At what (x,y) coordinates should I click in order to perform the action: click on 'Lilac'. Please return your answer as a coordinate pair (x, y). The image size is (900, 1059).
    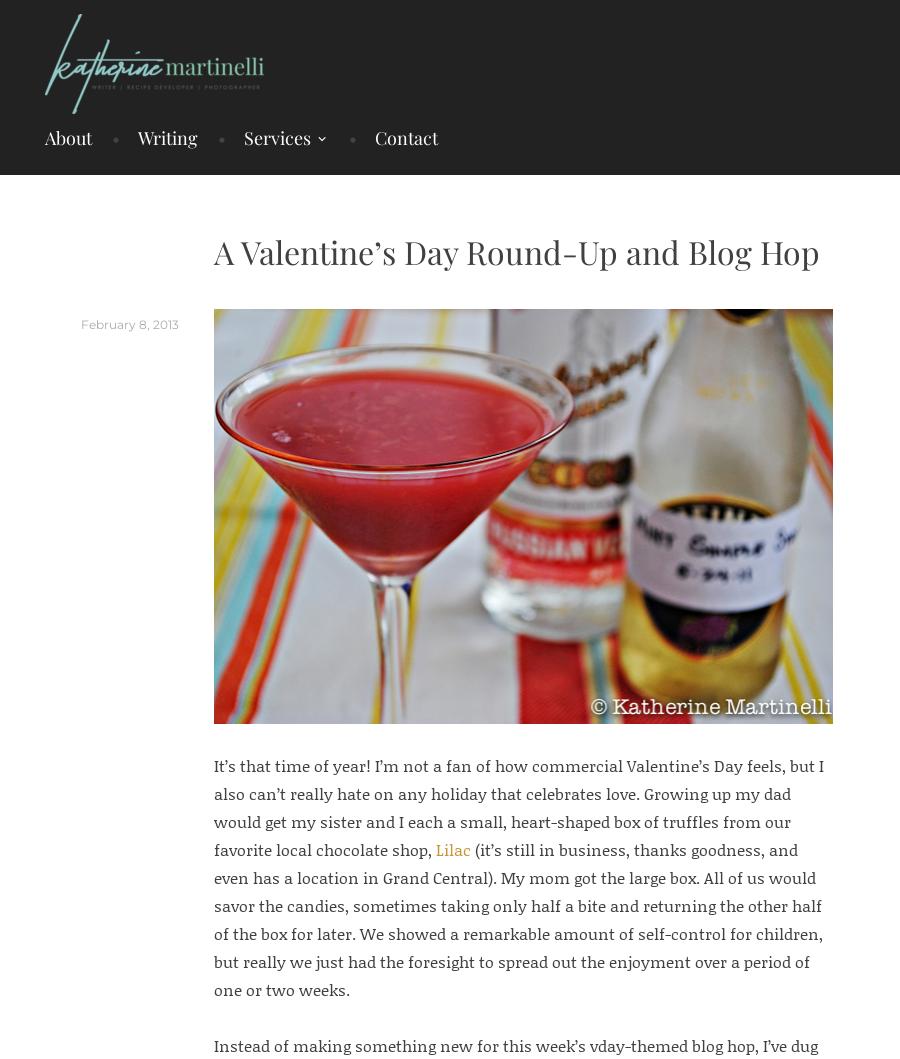
    Looking at the image, I should click on (434, 848).